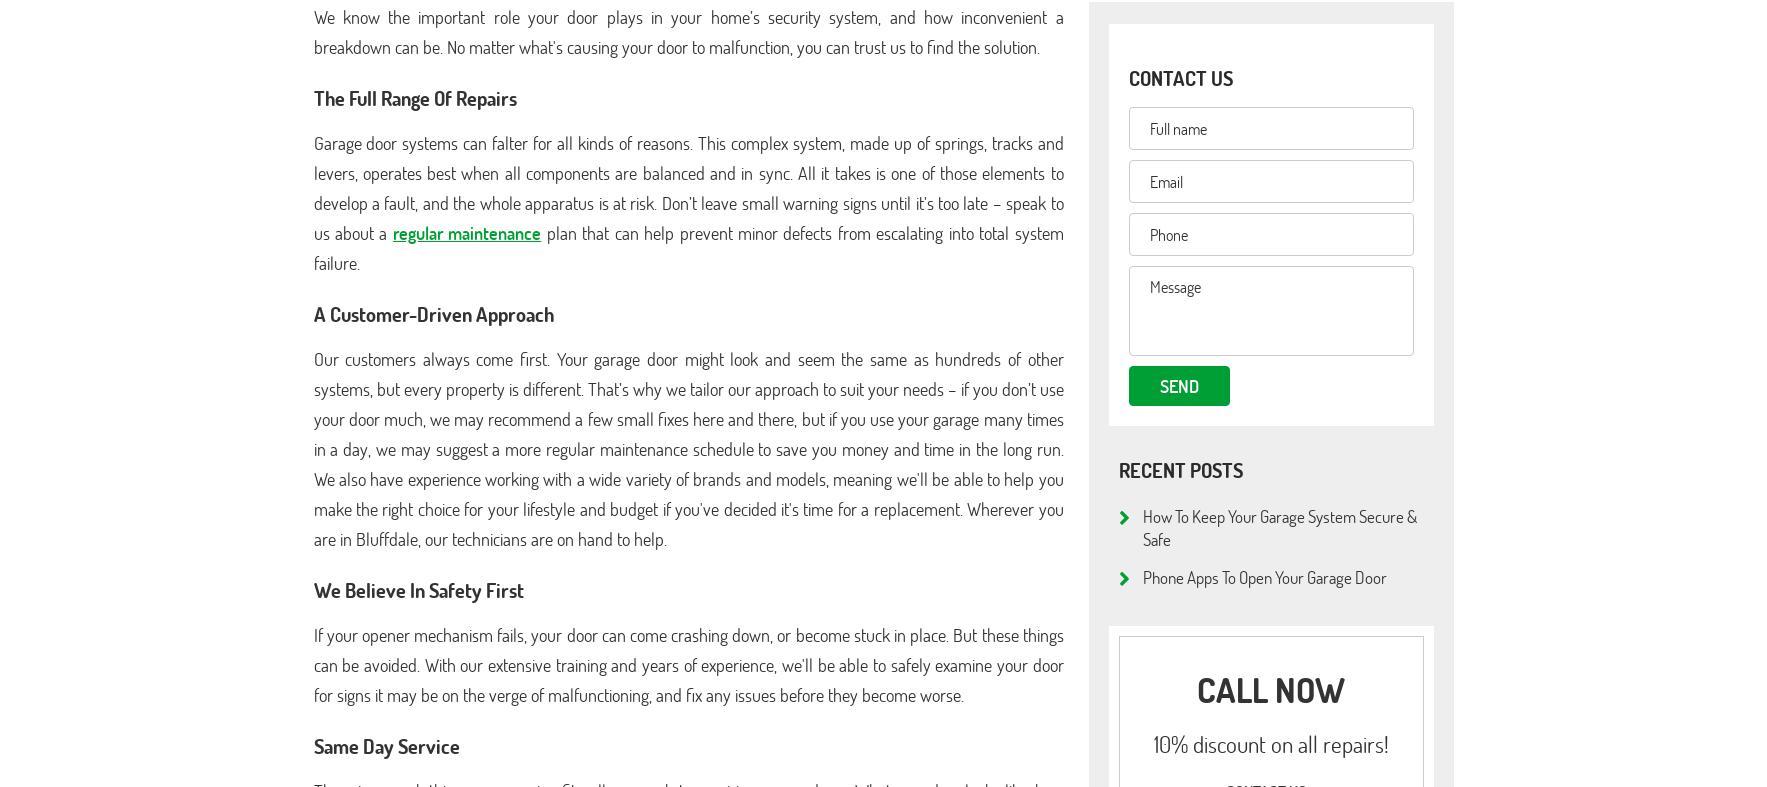  What do you see at coordinates (1117, 469) in the screenshot?
I see `'Recent posts'` at bounding box center [1117, 469].